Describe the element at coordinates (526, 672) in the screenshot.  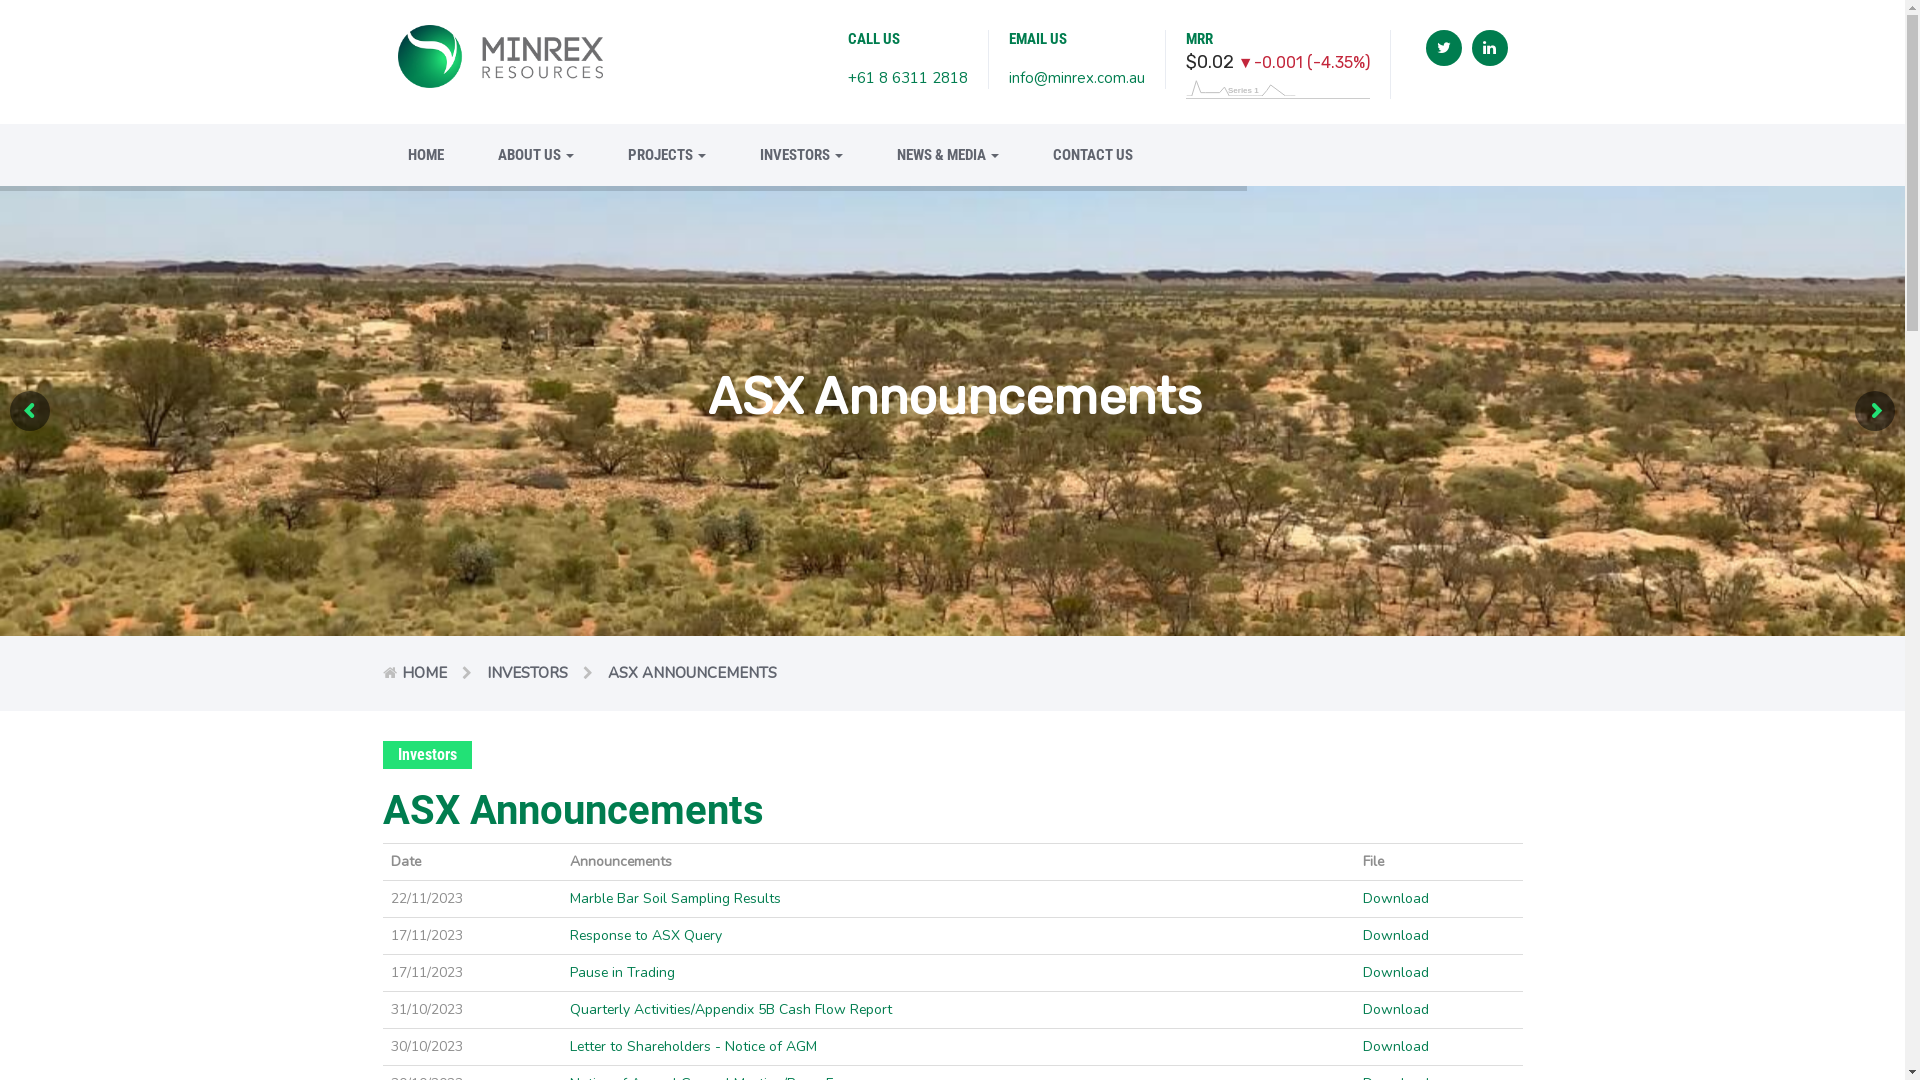
I see `'INVESTORS'` at that location.